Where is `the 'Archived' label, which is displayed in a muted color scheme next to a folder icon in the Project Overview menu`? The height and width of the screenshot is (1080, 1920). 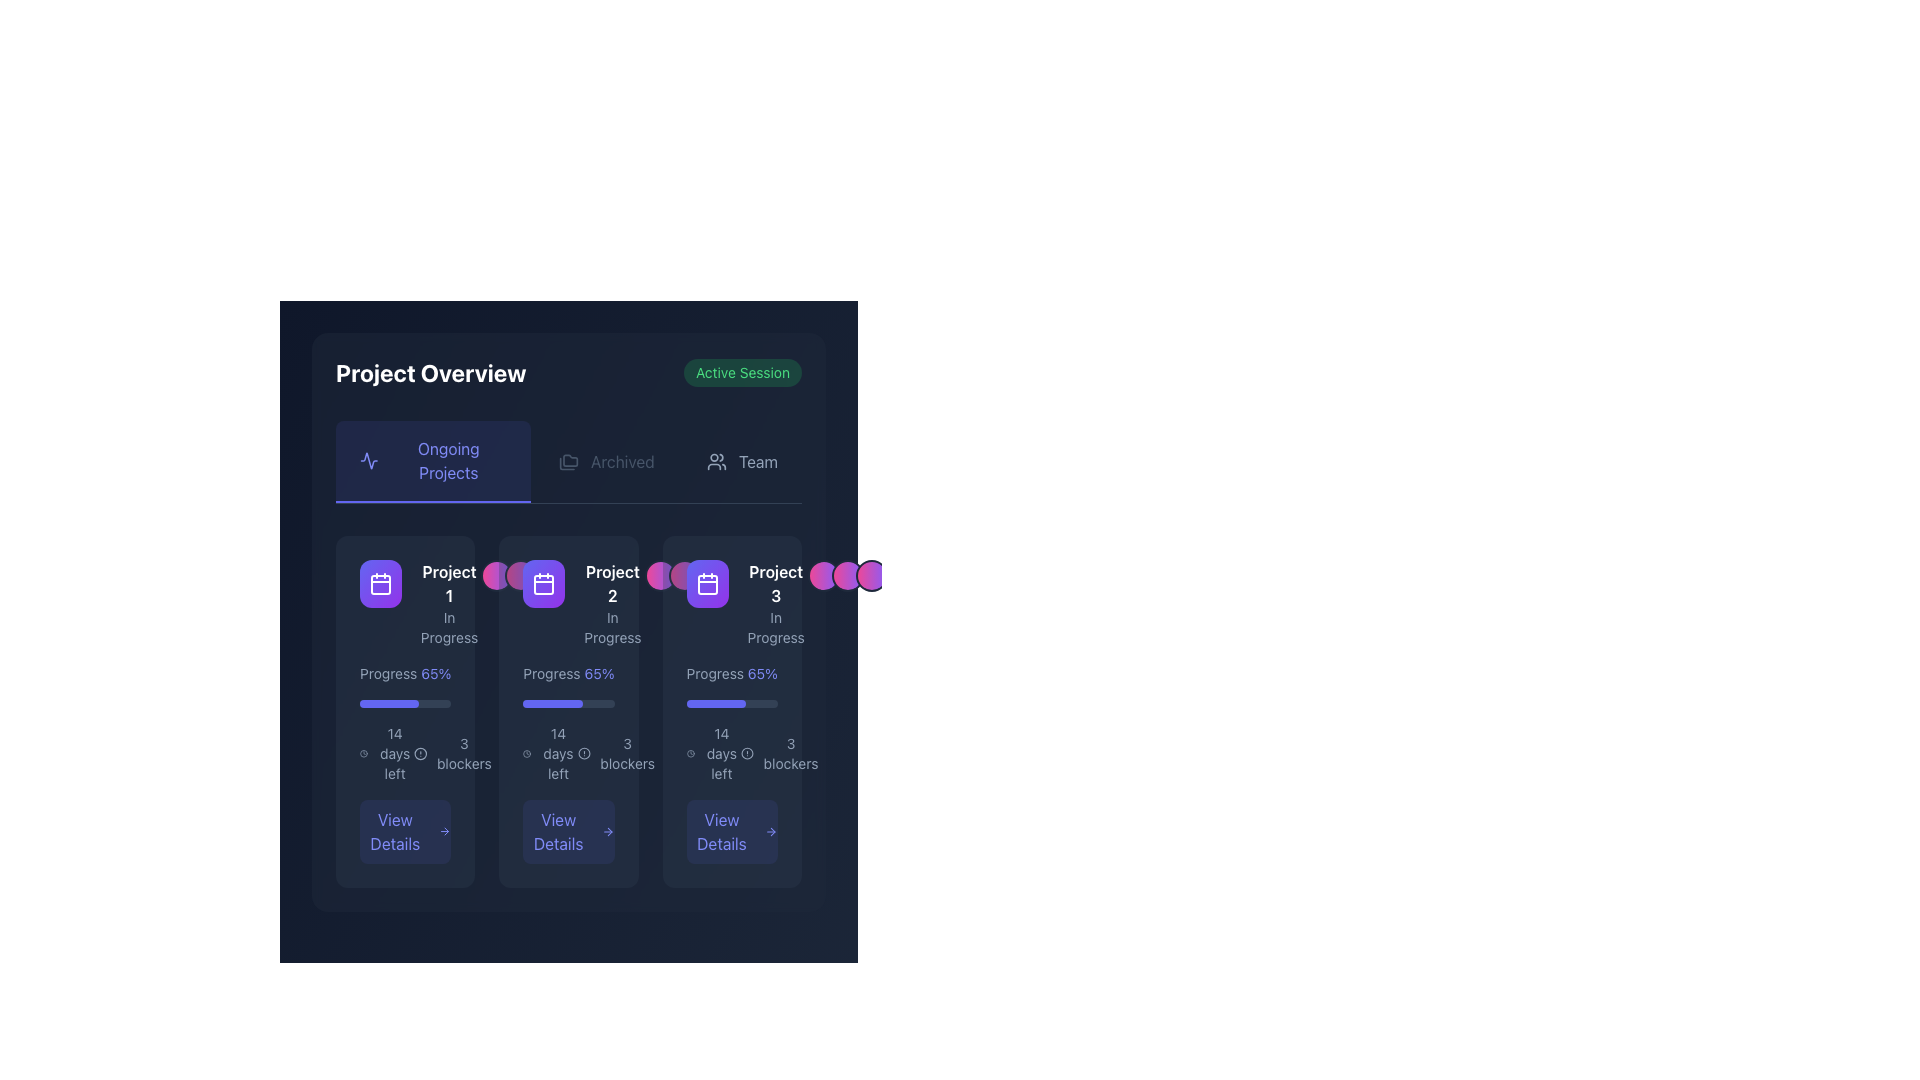 the 'Archived' label, which is displayed in a muted color scheme next to a folder icon in the Project Overview menu is located at coordinates (621, 462).